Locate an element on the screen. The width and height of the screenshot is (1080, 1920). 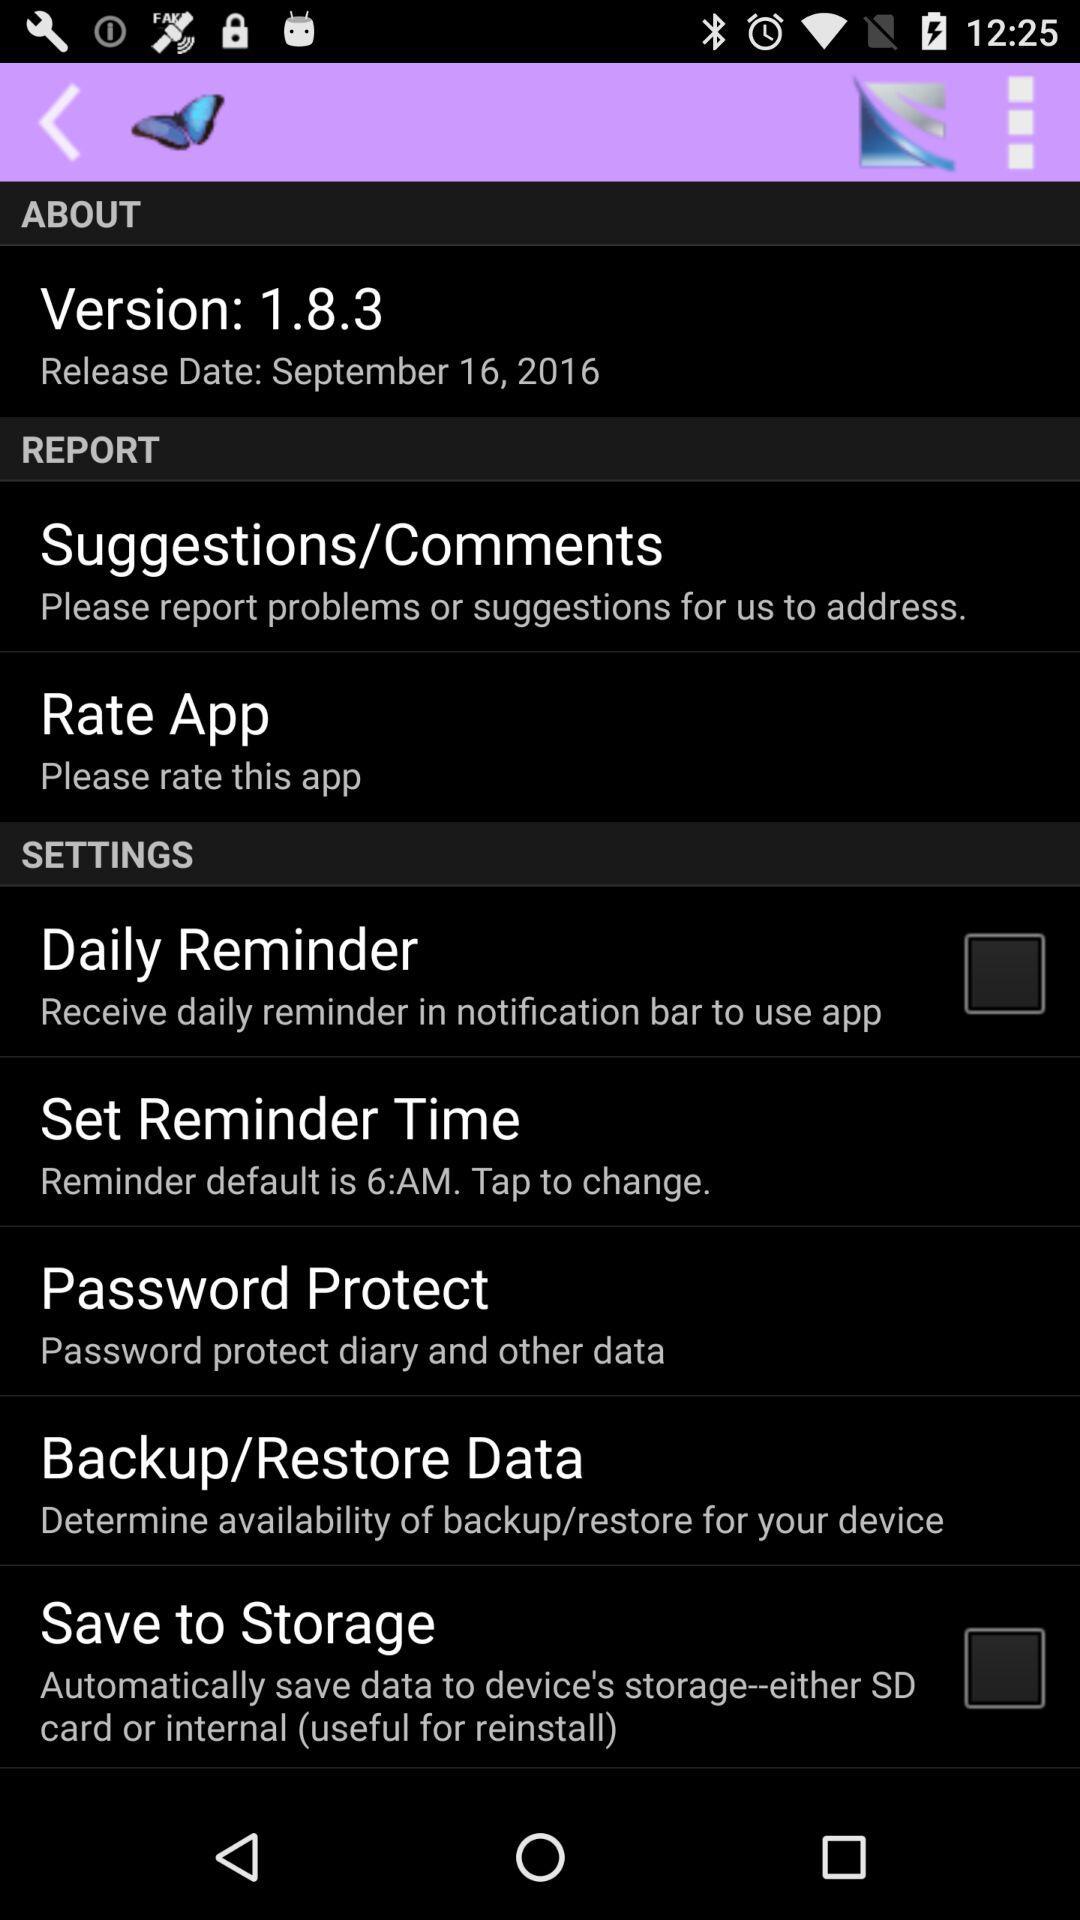
the app below the automatically save data item is located at coordinates (238, 1789).